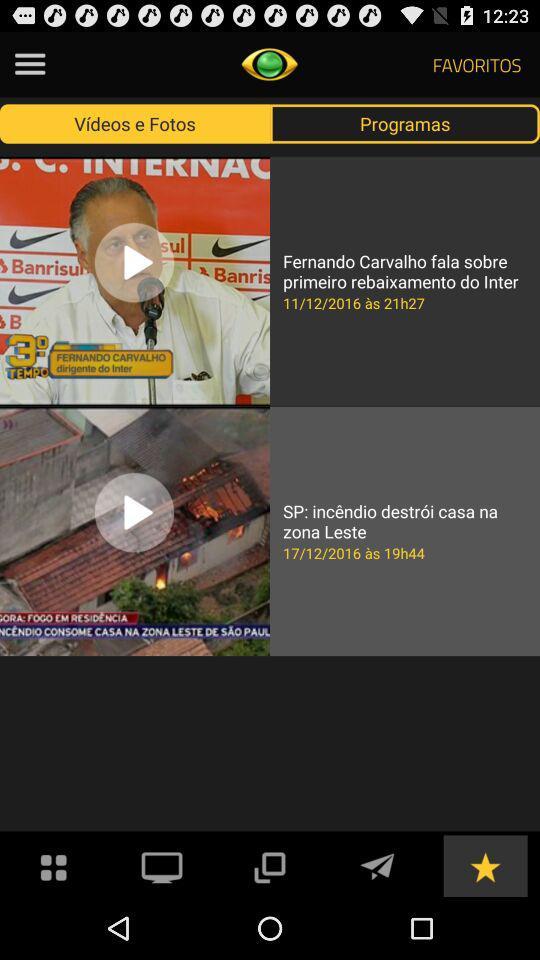  I want to click on saved videos, so click(484, 864).